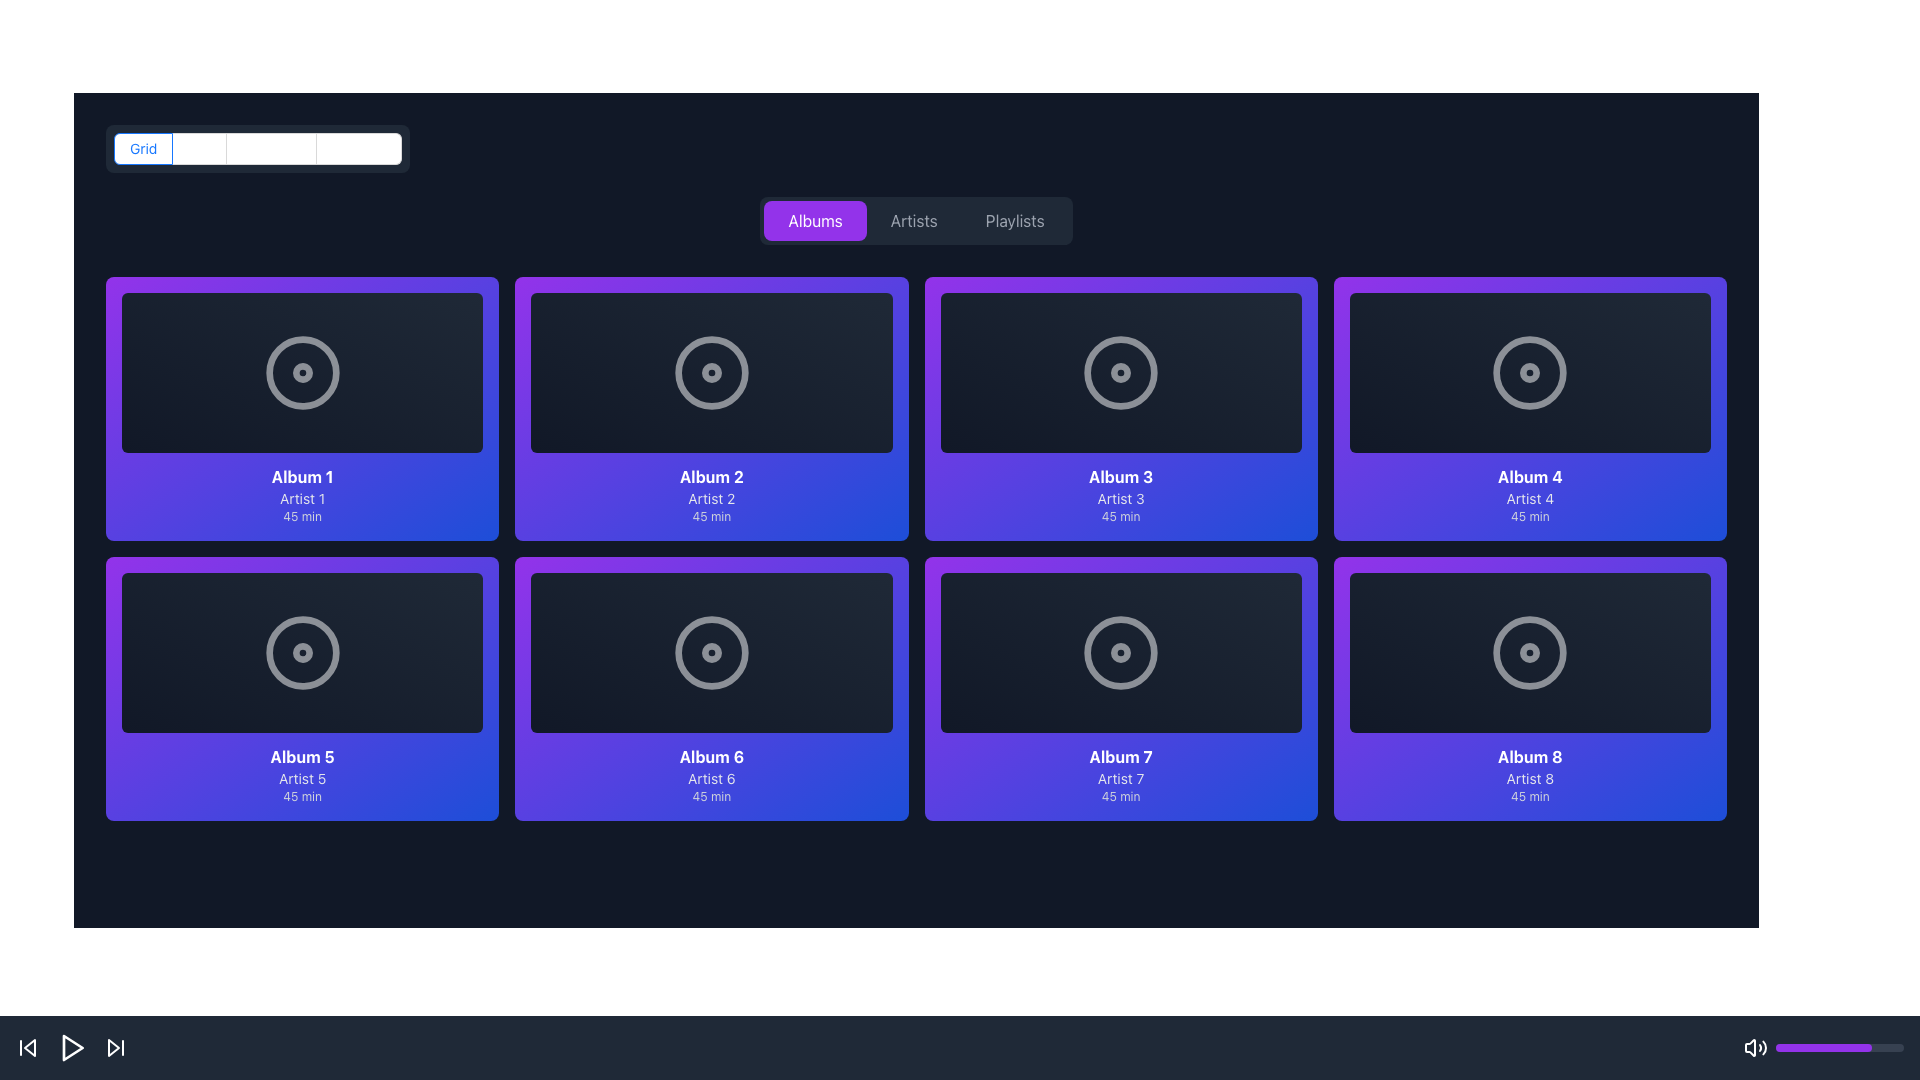 The width and height of the screenshot is (1920, 1080). I want to click on progress bar, so click(1782, 1047).